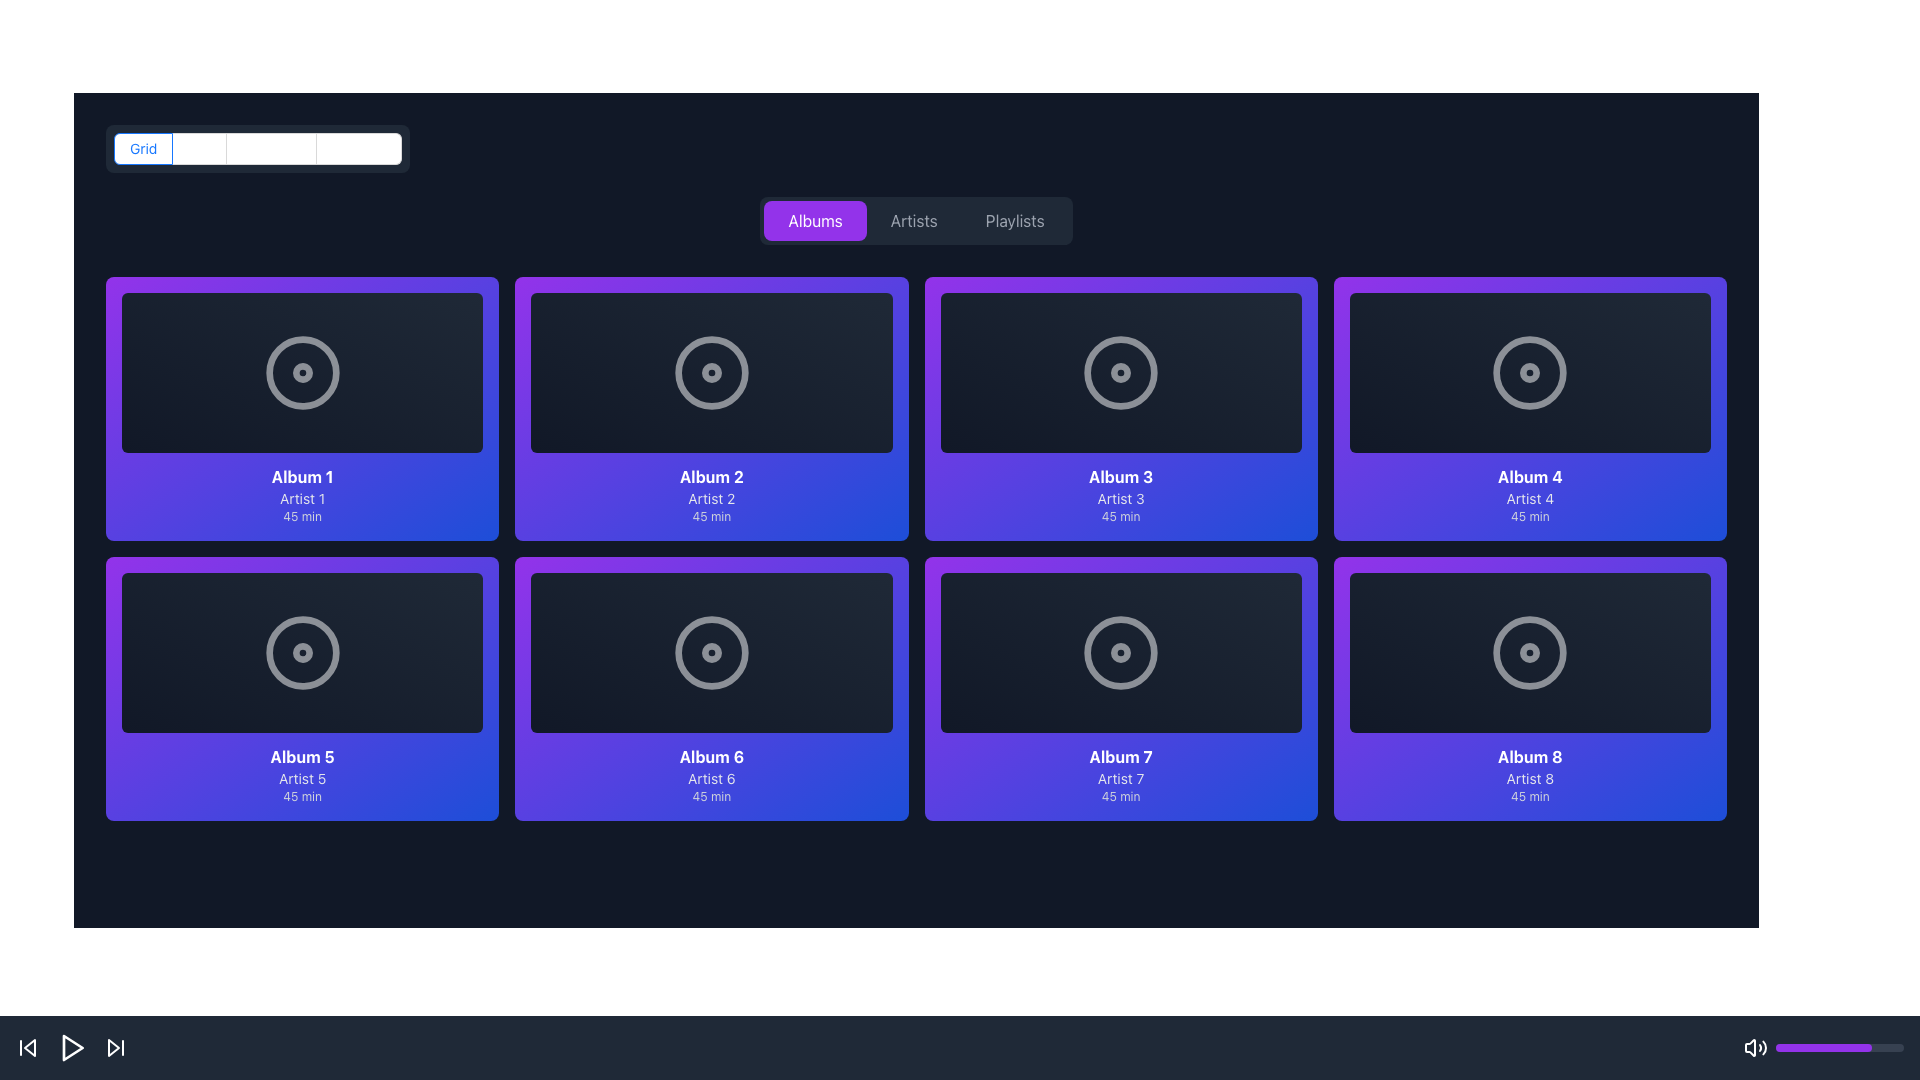 The width and height of the screenshot is (1920, 1080). I want to click on progress bar, so click(1782, 1047).